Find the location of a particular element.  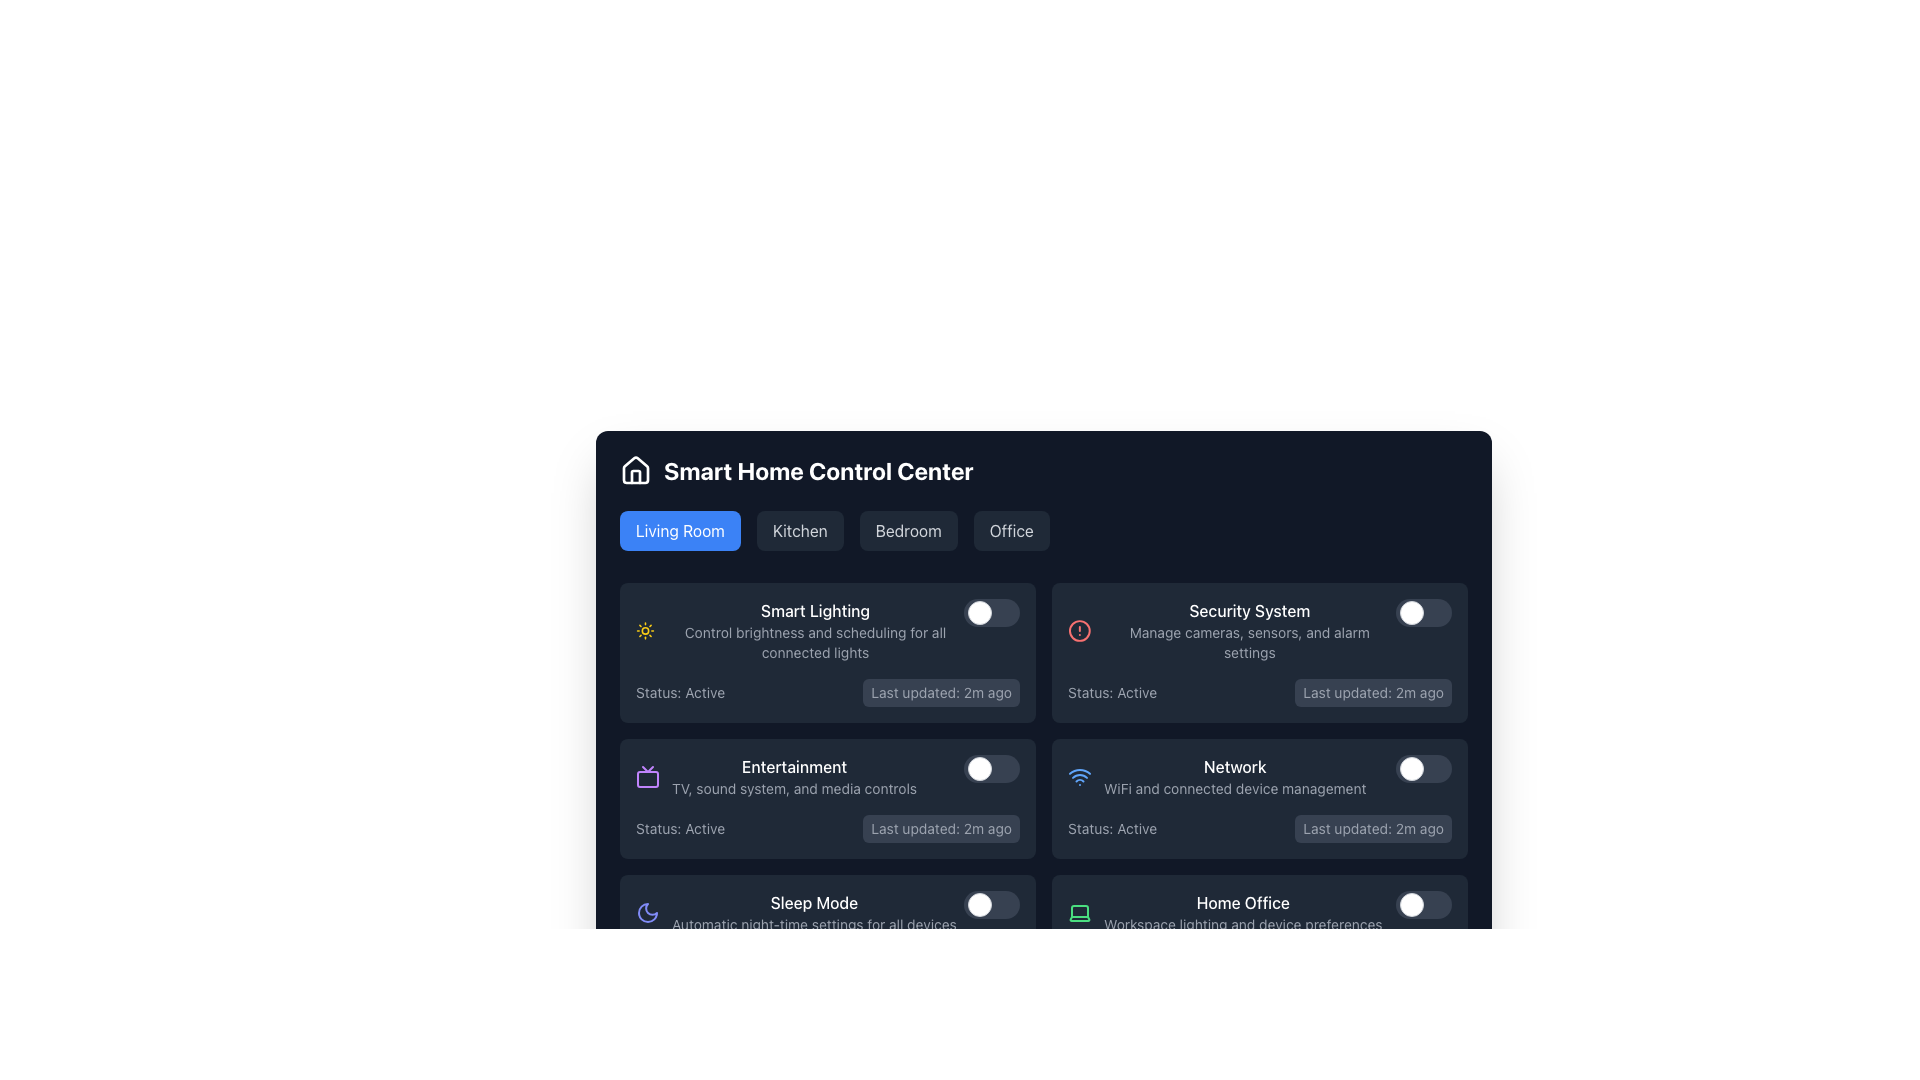

the Wi-Fi signal icon, which is styled in blue and indicates a connection, located on the left side of the 'Network' block that contains text about WiFi and device management is located at coordinates (1079, 775).